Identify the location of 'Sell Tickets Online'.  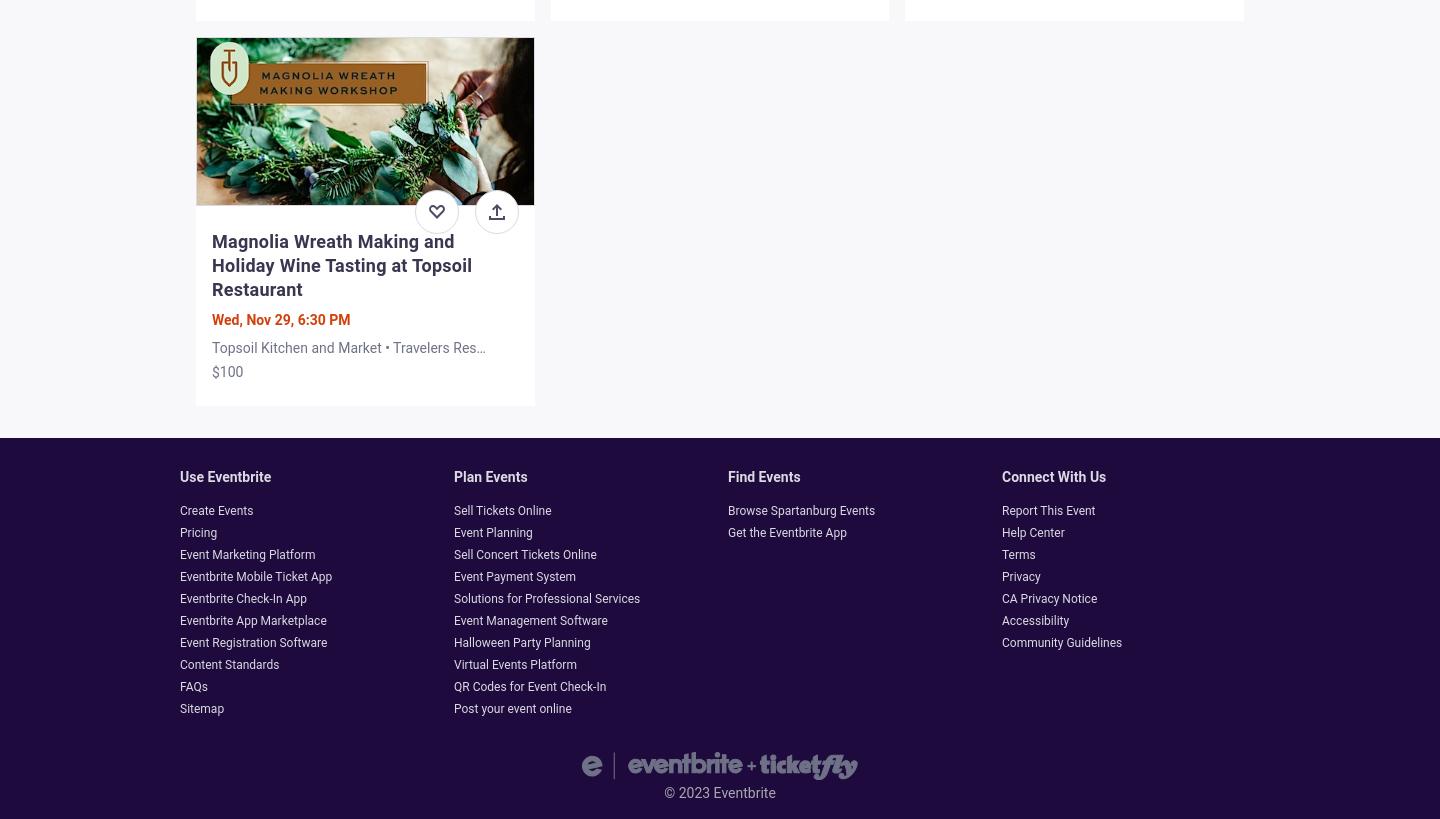
(501, 509).